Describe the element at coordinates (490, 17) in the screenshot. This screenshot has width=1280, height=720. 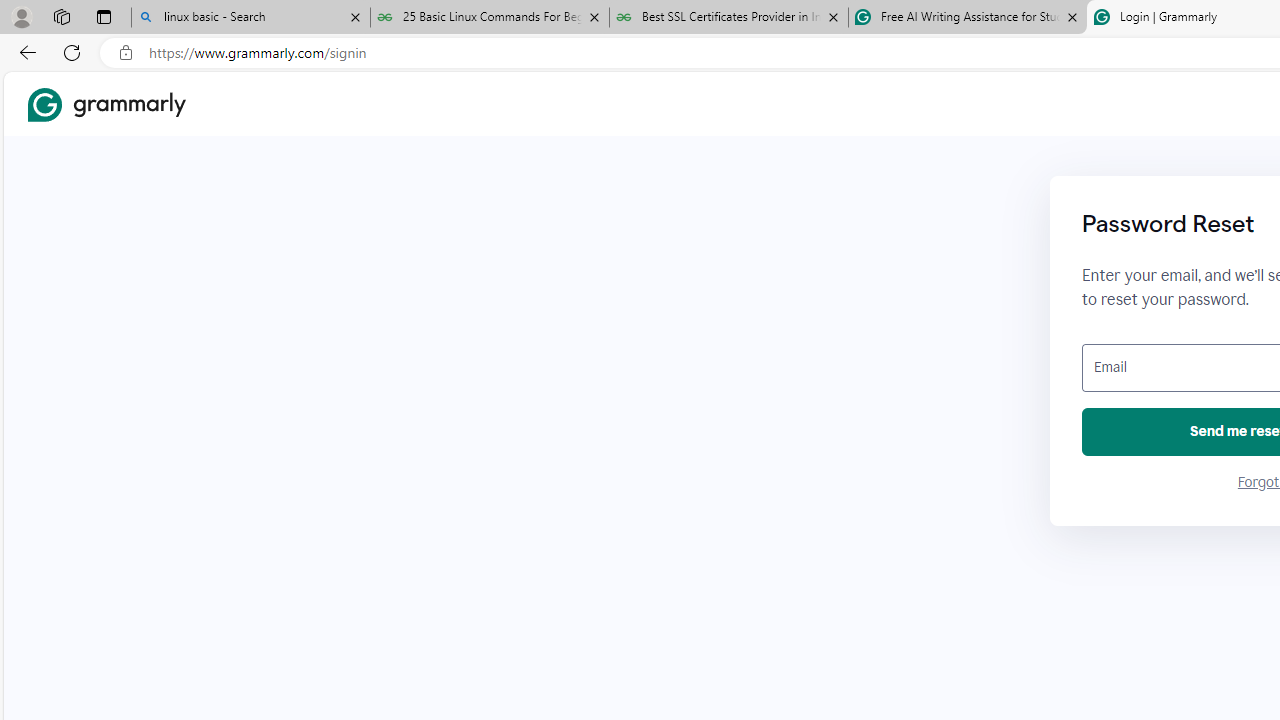
I see `'25 Basic Linux Commands For Beginners - GeeksforGeeks'` at that location.